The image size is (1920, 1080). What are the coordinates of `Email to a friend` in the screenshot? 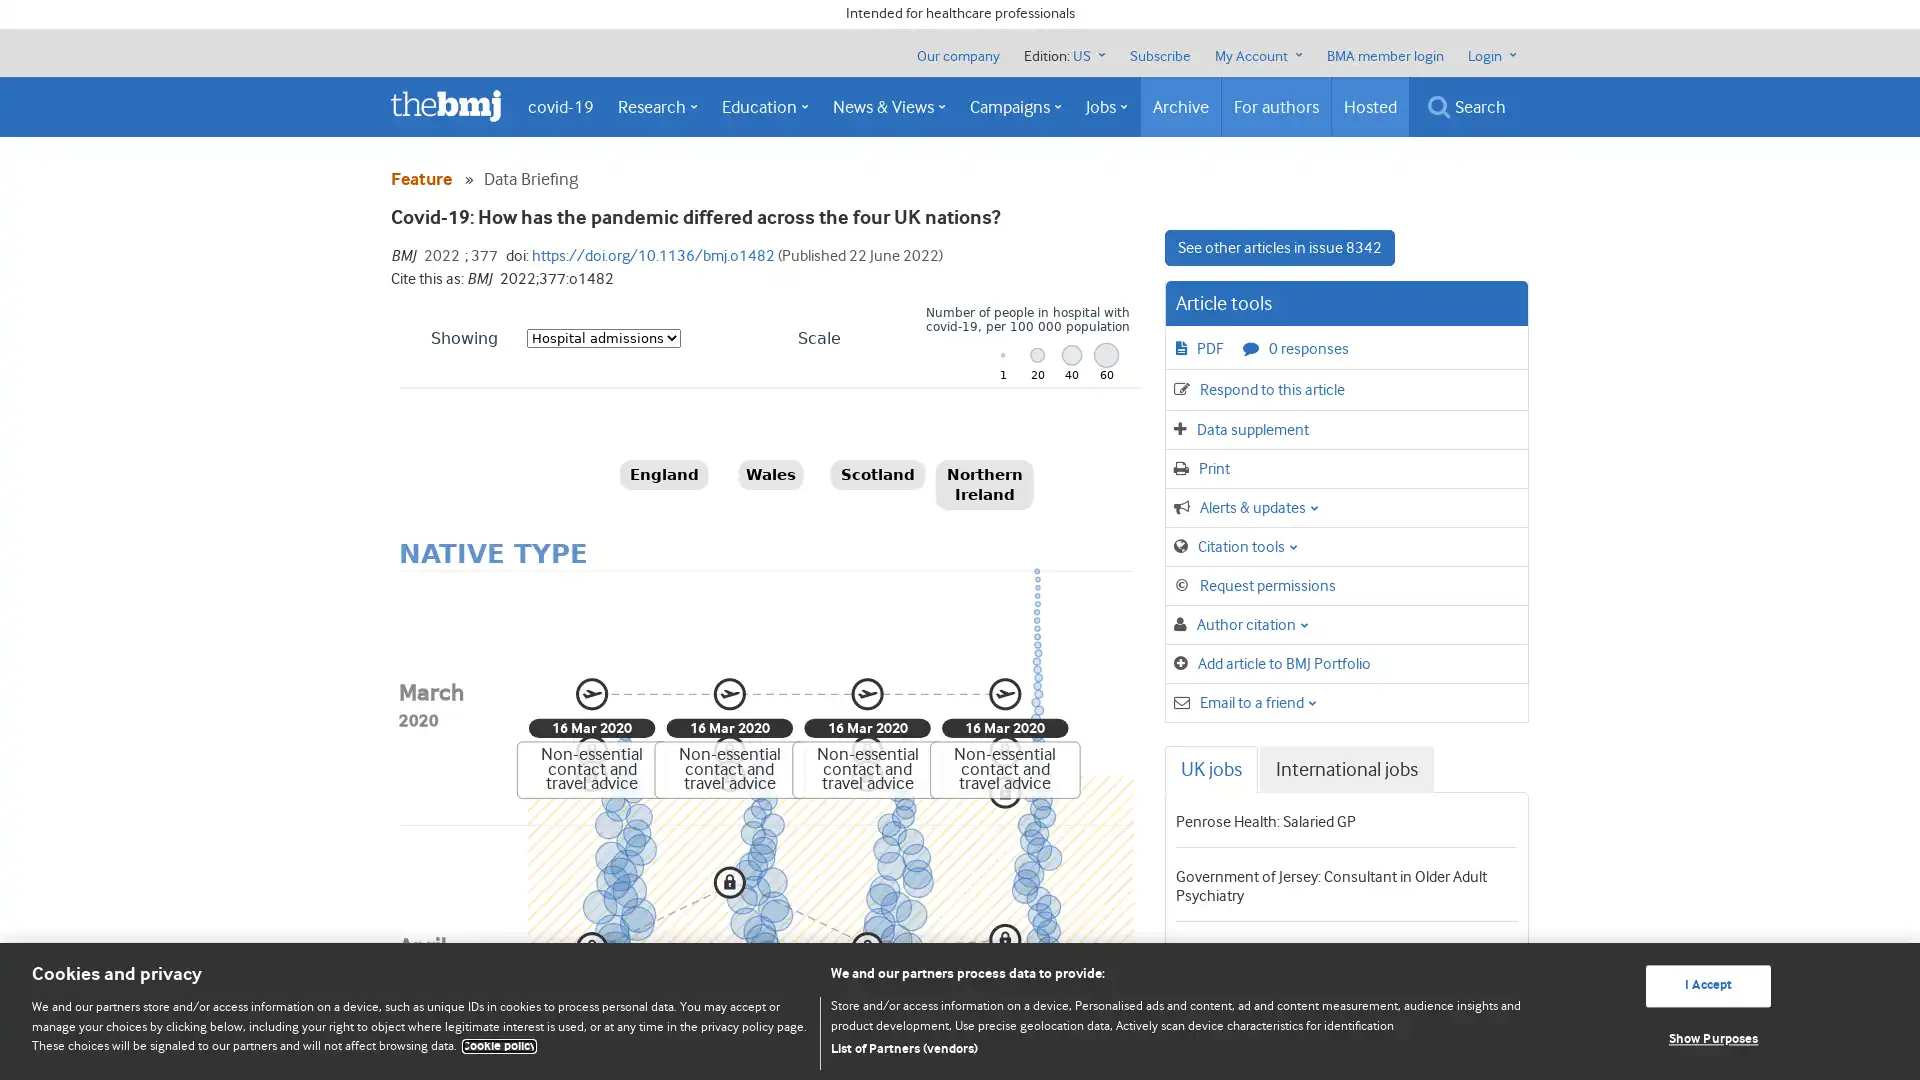 It's located at (1256, 701).